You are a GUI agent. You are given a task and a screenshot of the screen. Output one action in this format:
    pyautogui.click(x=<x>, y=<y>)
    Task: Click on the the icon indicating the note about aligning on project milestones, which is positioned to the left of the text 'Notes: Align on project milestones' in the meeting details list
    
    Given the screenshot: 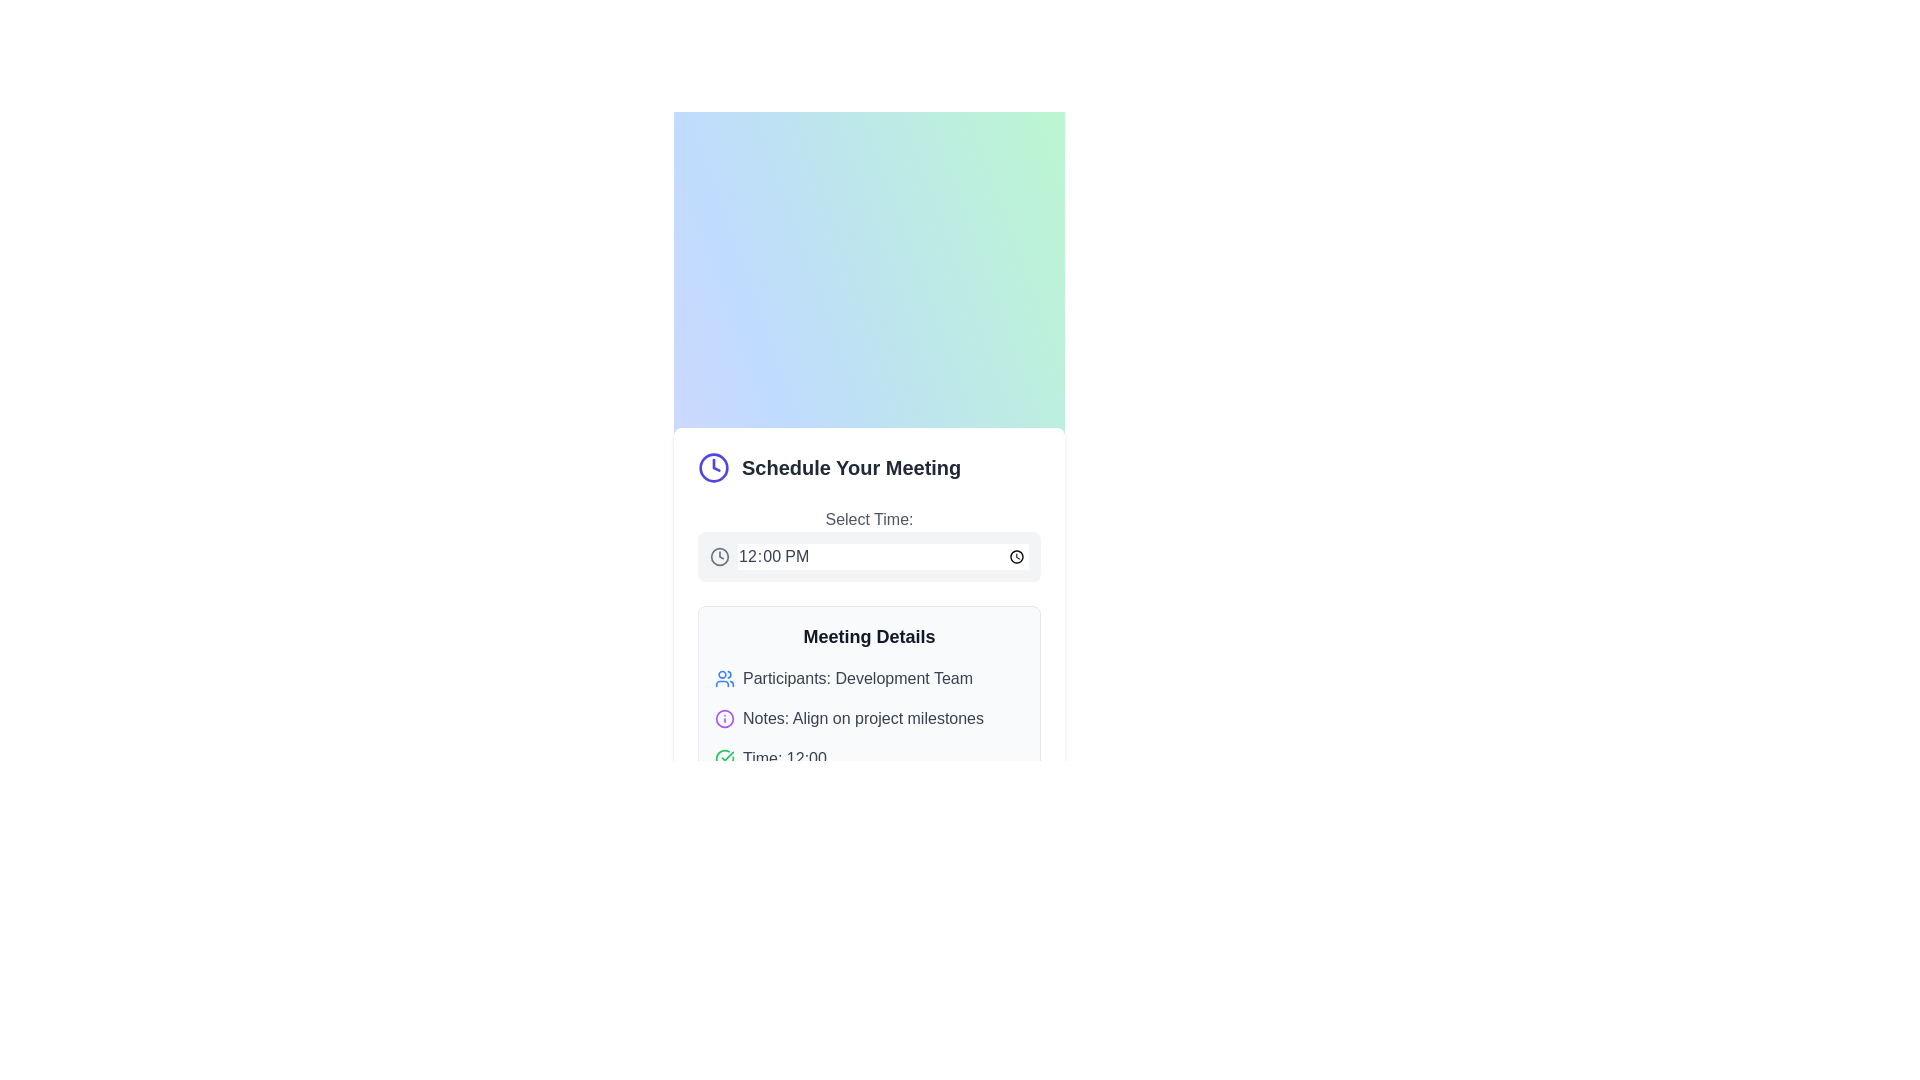 What is the action you would take?
    pyautogui.click(x=723, y=717)
    